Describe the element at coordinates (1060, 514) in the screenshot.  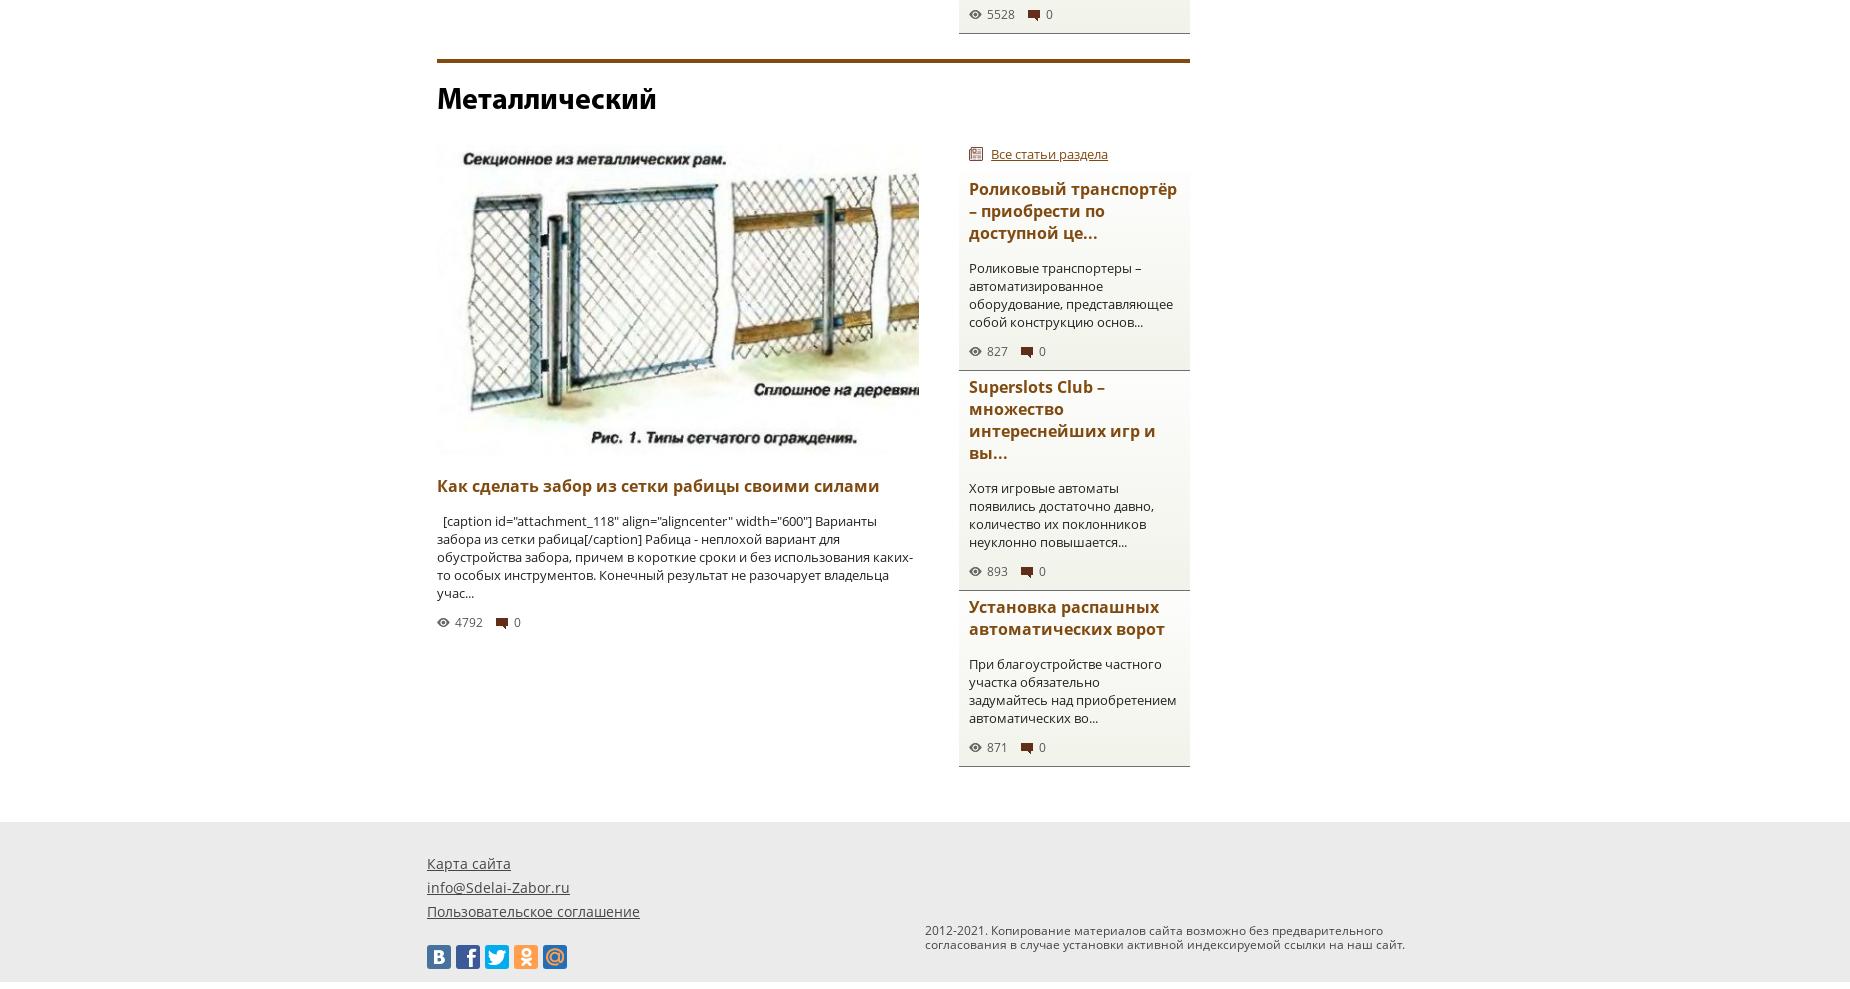
I see `'Хотя игровые автоматы появились достаточно давно, количество их поклонников неуклонно повышается...'` at that location.